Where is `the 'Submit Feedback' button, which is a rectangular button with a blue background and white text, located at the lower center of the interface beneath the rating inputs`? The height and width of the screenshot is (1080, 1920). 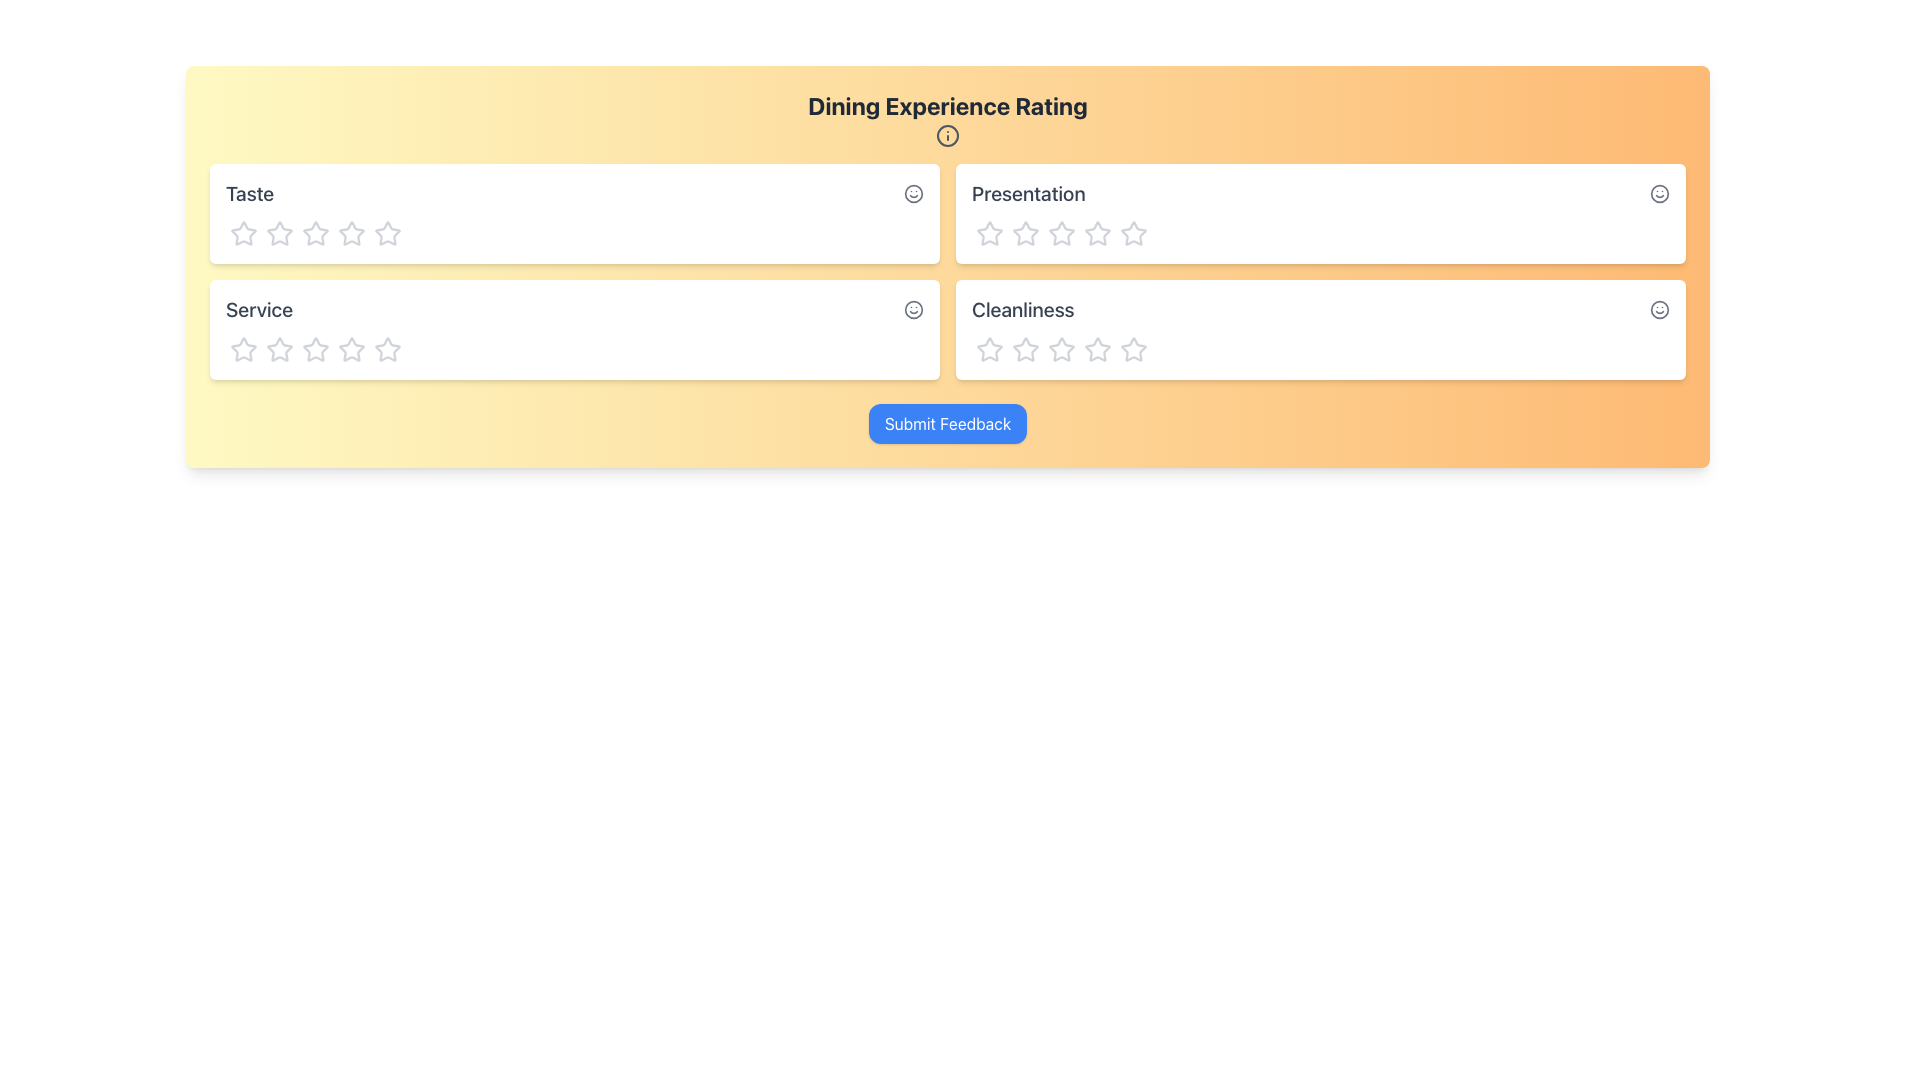
the 'Submit Feedback' button, which is a rectangular button with a blue background and white text, located at the lower center of the interface beneath the rating inputs is located at coordinates (946, 422).